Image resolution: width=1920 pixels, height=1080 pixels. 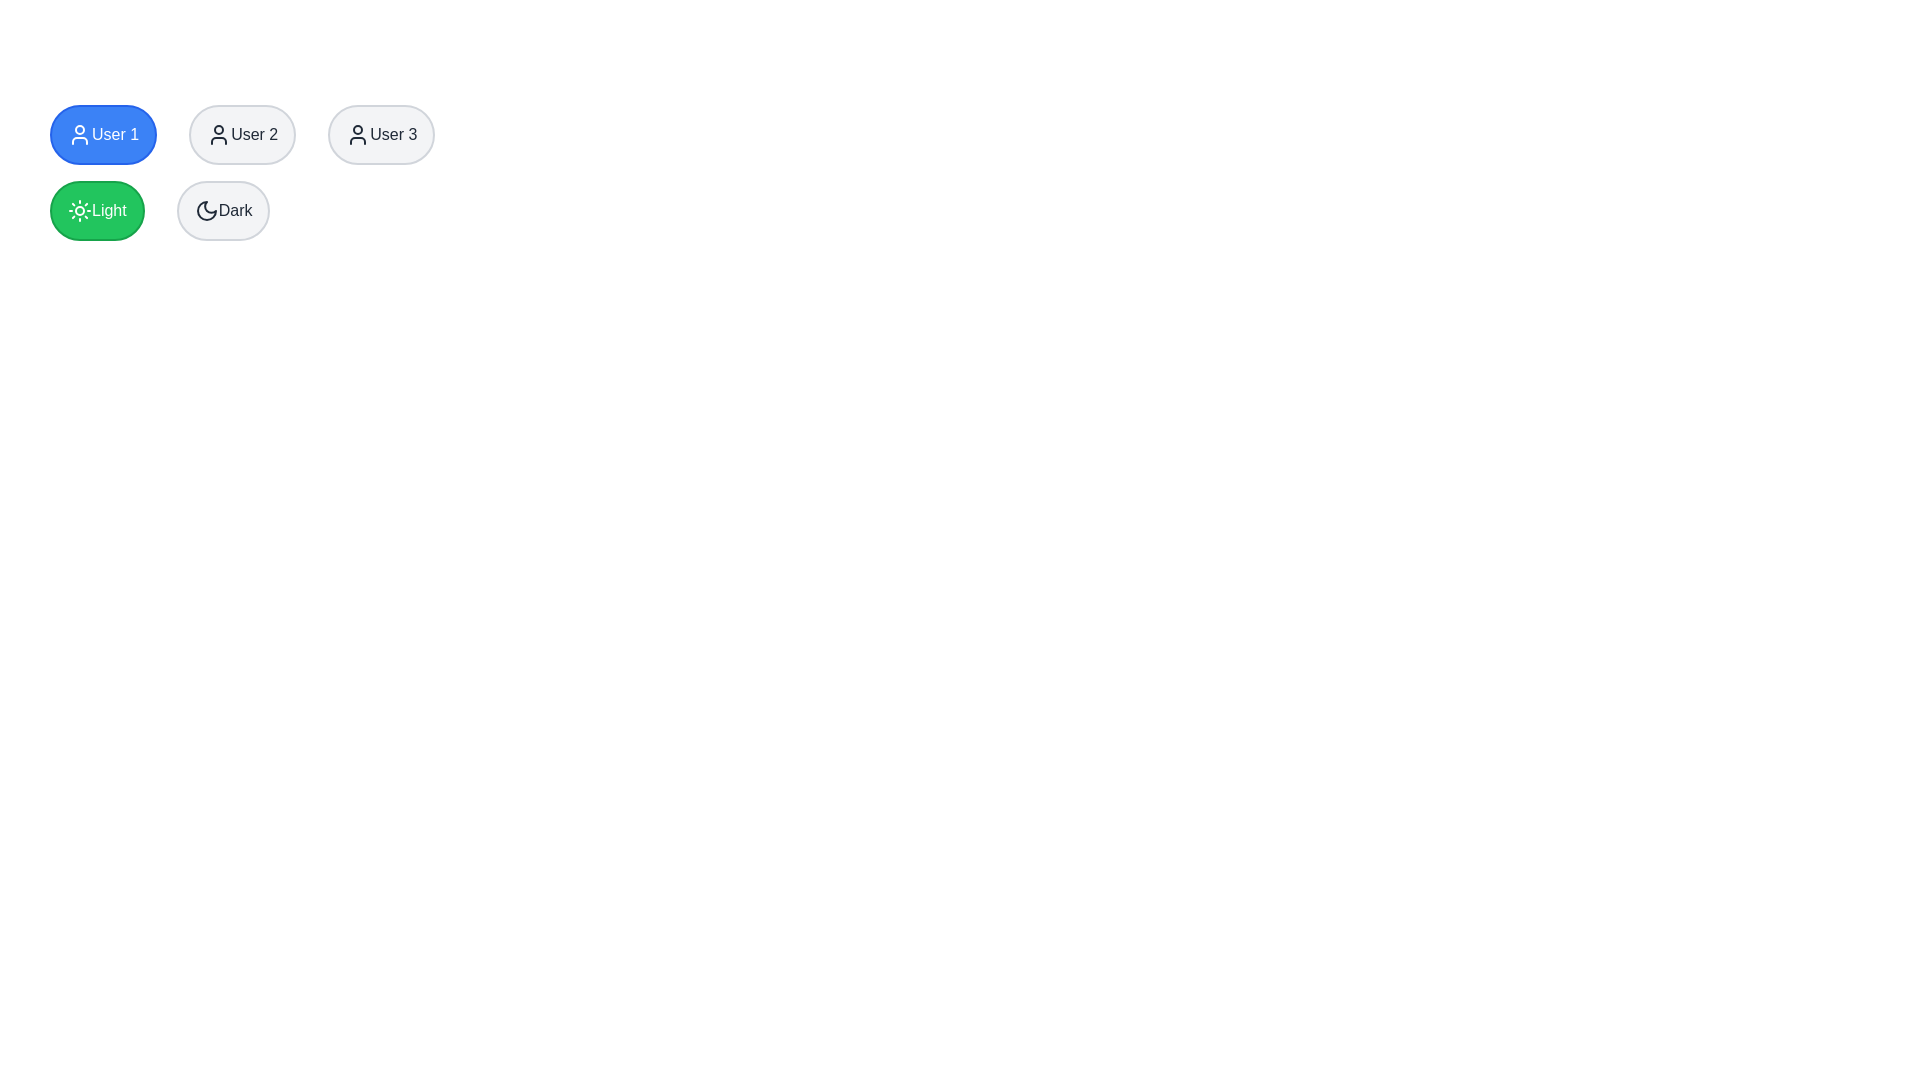 I want to click on the second button in the group of three buttons, which is related to 'User 2', so click(x=241, y=135).